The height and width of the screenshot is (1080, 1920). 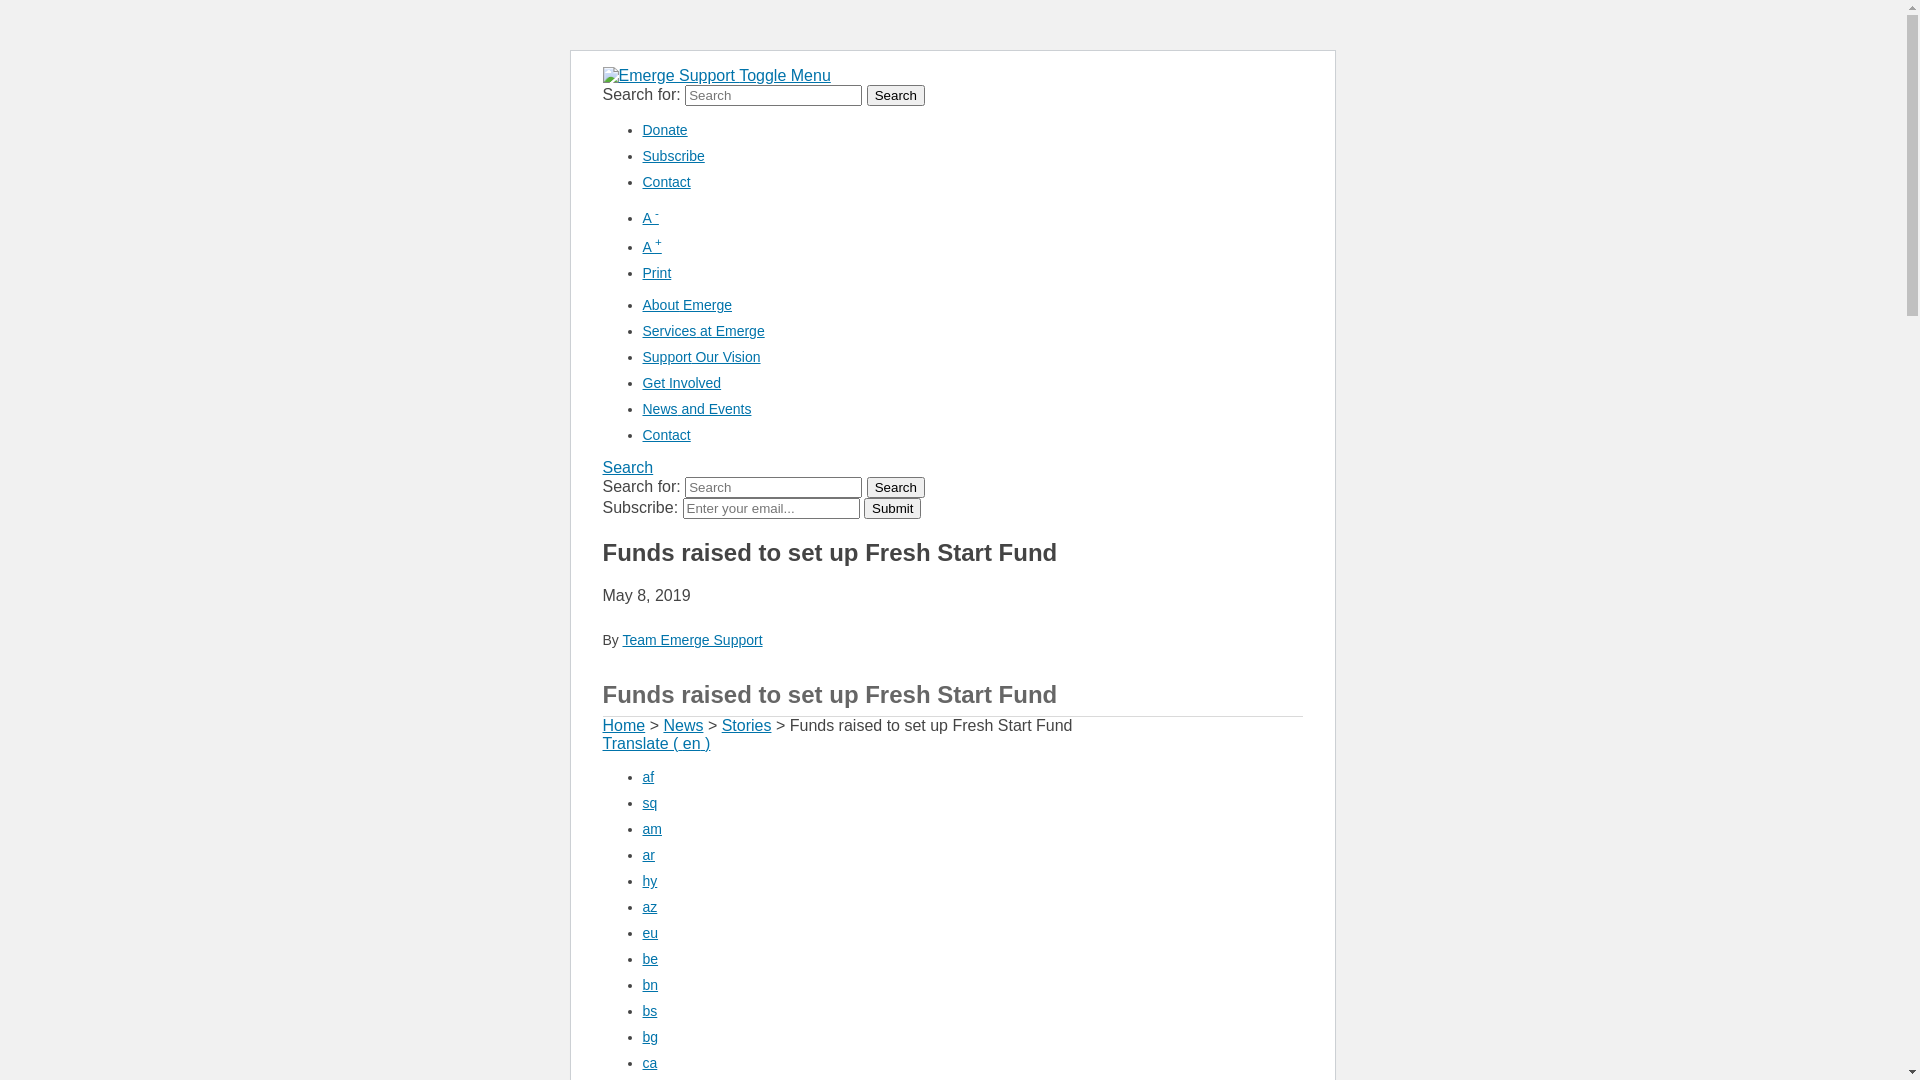 What do you see at coordinates (649, 933) in the screenshot?
I see `'eu'` at bounding box center [649, 933].